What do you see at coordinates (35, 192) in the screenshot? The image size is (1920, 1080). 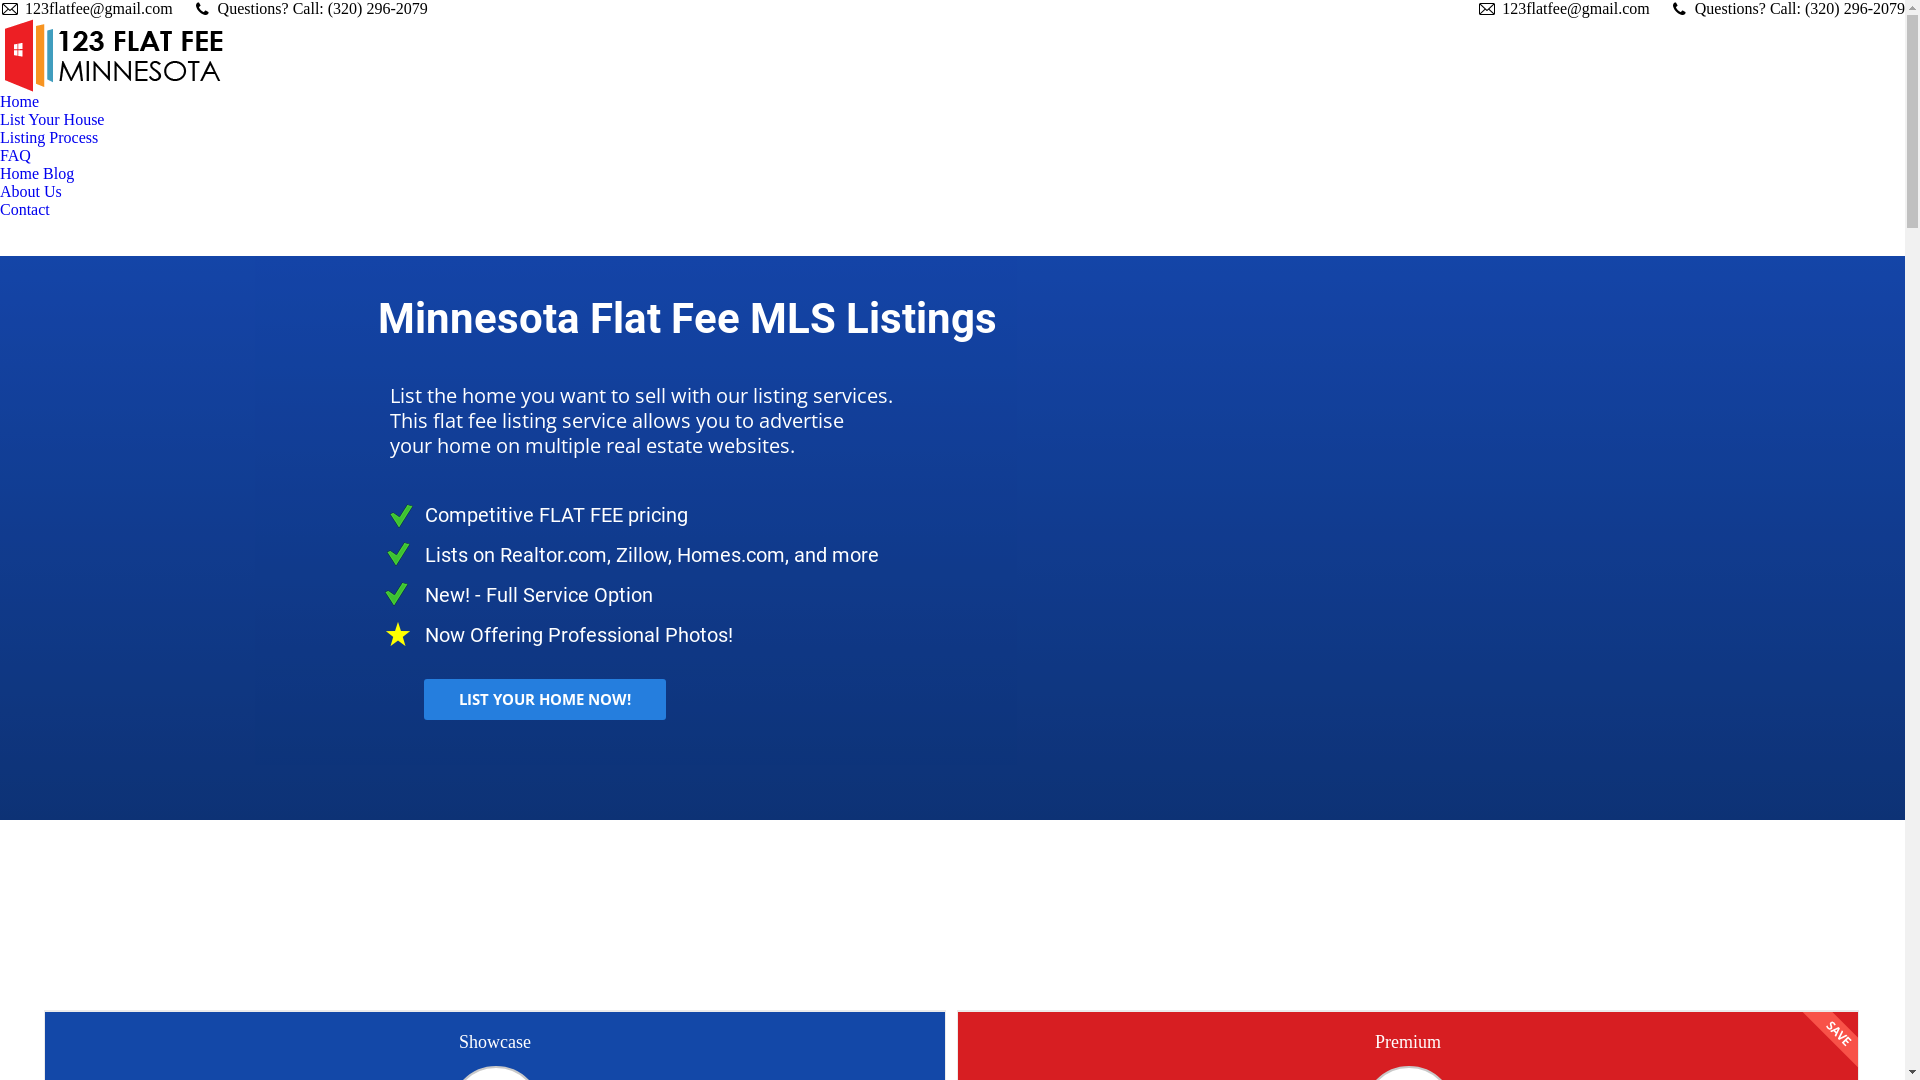 I see `'About Us'` at bounding box center [35, 192].